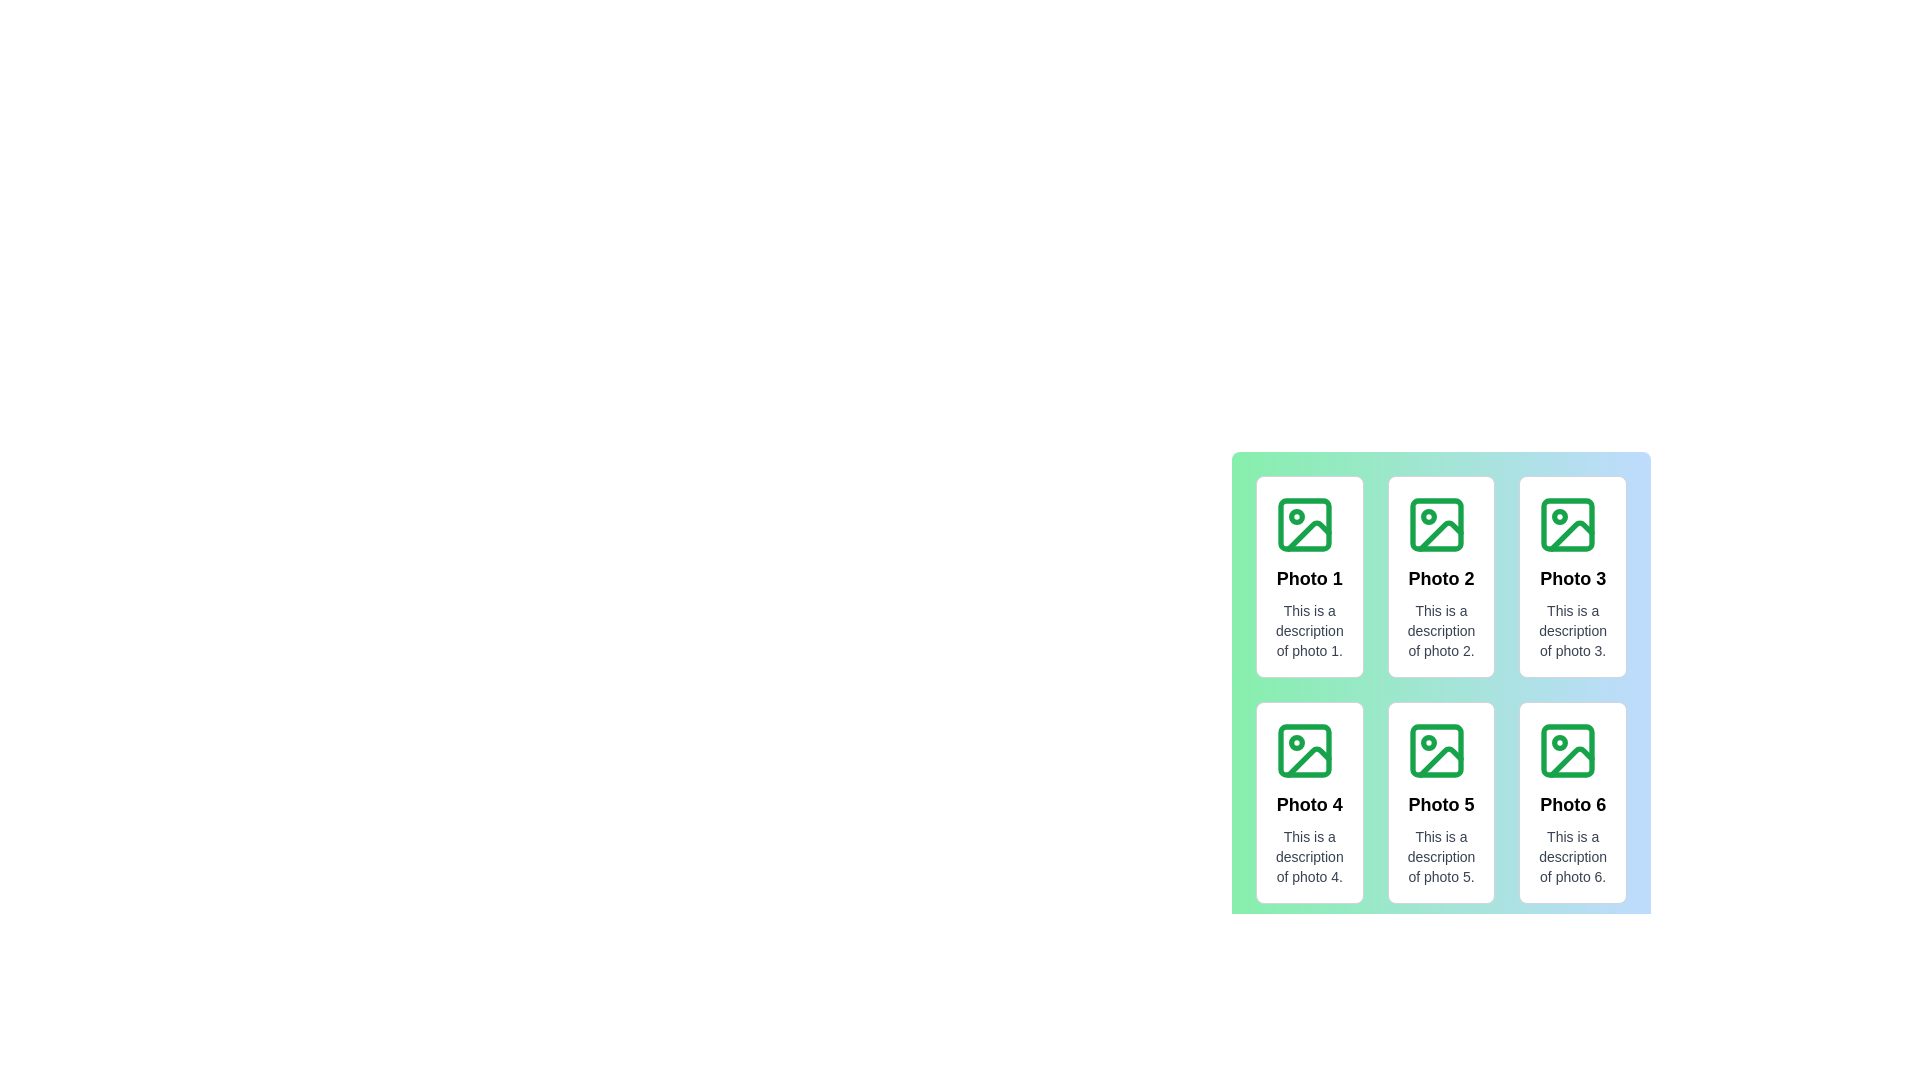 The height and width of the screenshot is (1080, 1920). Describe the element at coordinates (1309, 577) in the screenshot. I see `the photo with title Photo 1 to view the visual effects` at that location.